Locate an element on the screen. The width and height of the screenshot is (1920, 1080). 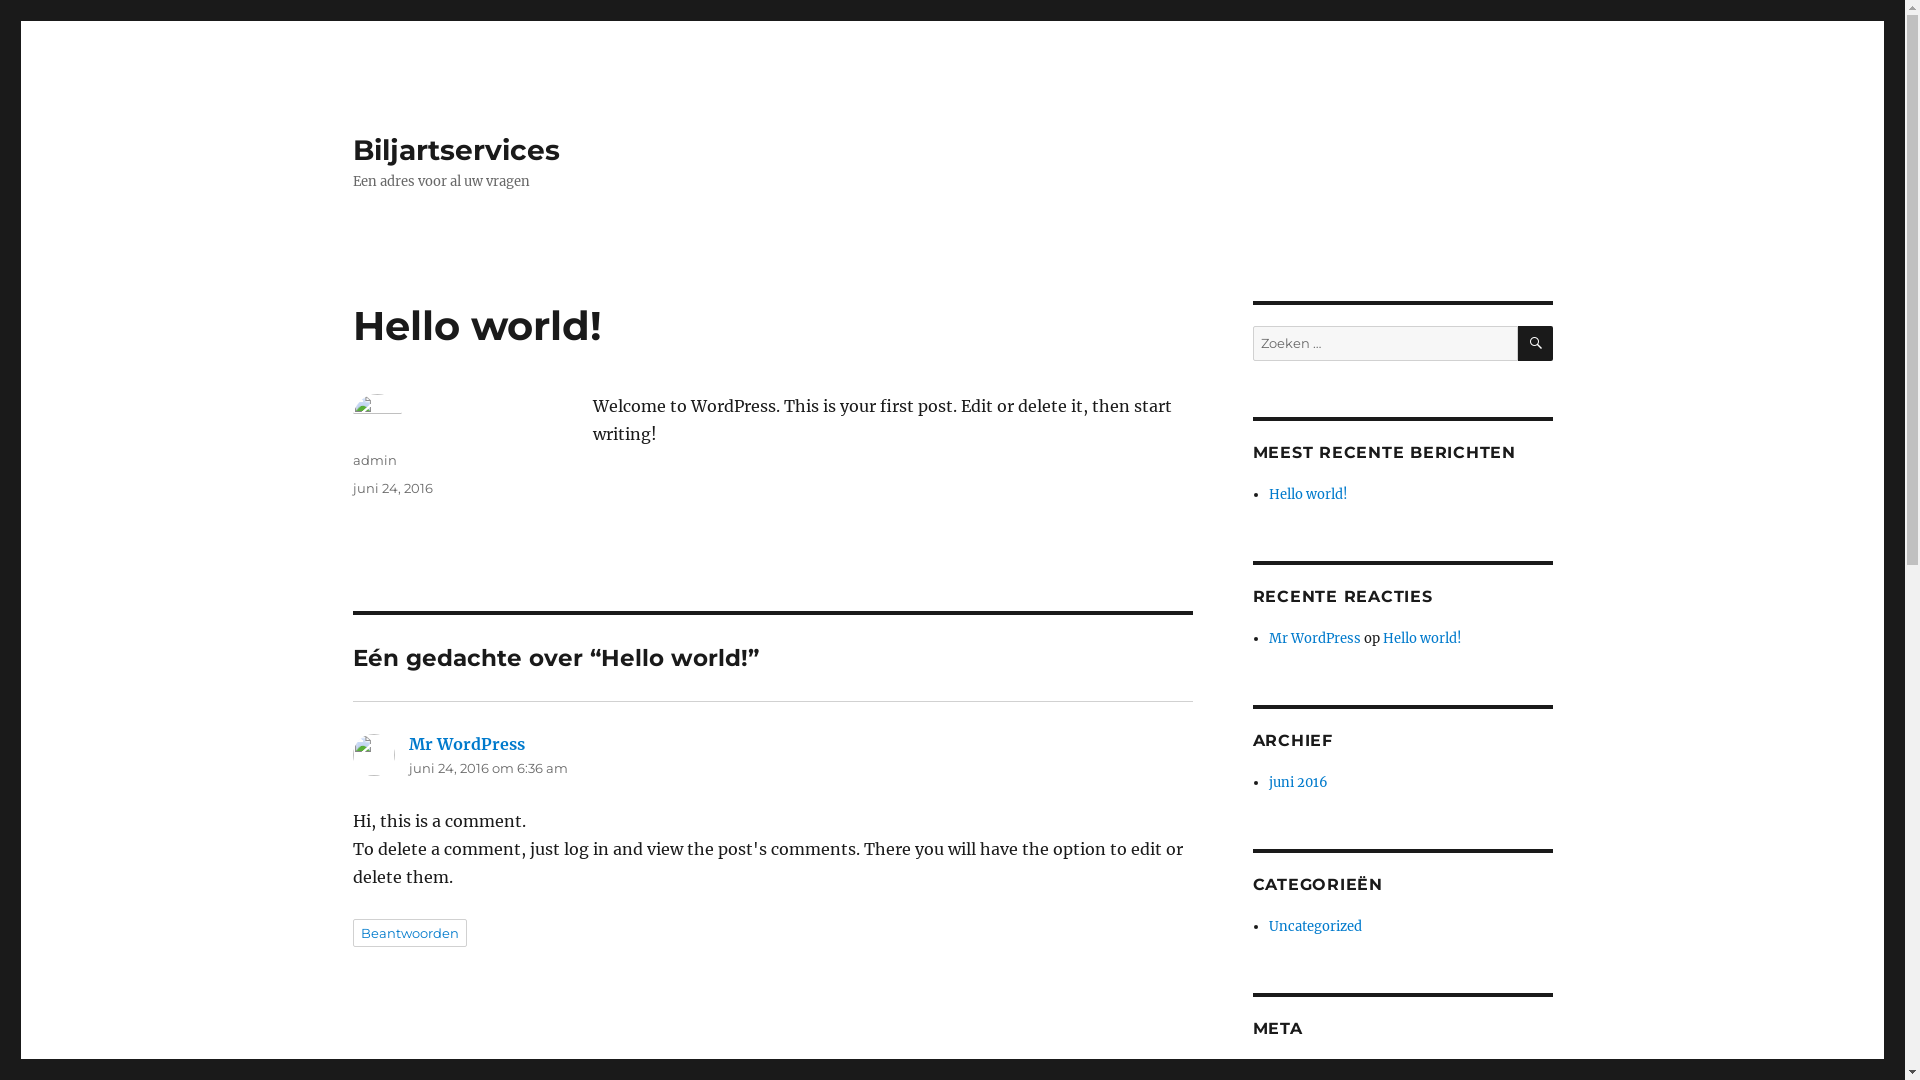
'Mr WordPress' is located at coordinates (407, 744).